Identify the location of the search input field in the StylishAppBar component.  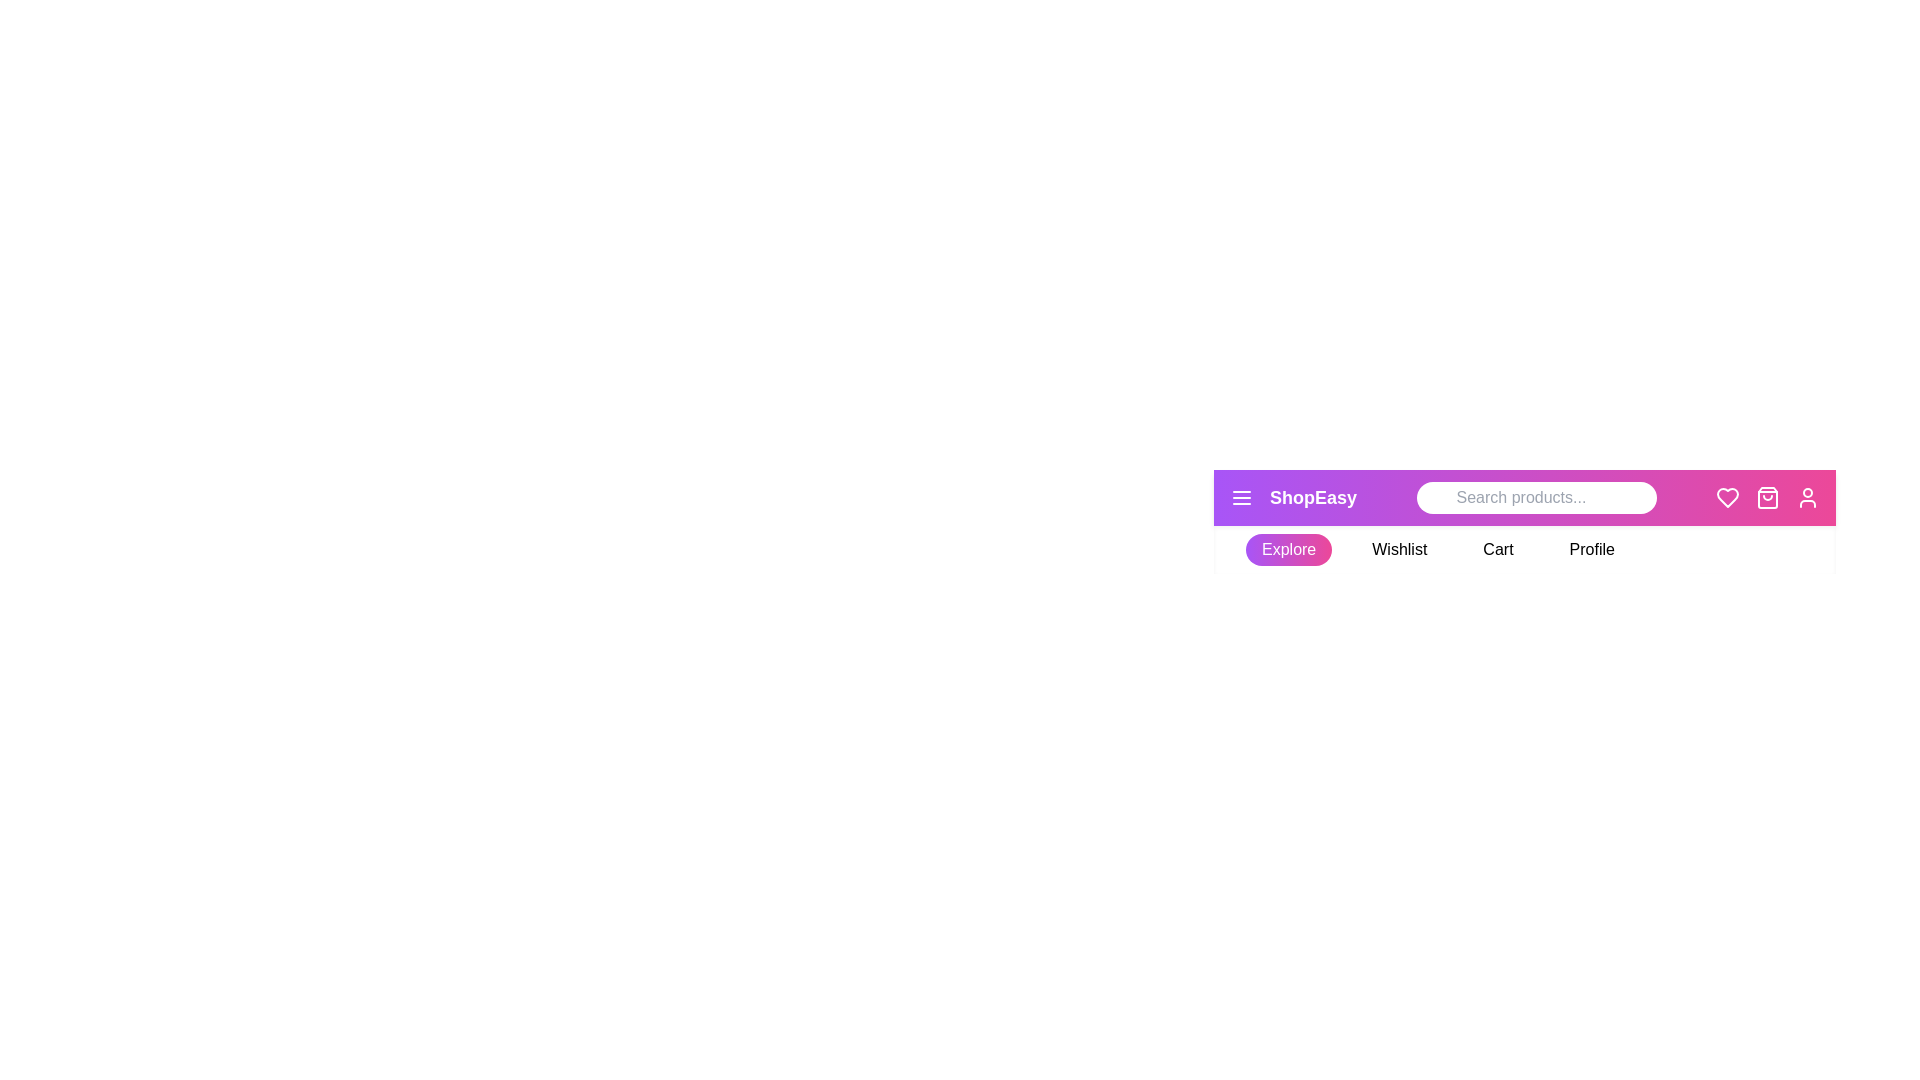
(1535, 496).